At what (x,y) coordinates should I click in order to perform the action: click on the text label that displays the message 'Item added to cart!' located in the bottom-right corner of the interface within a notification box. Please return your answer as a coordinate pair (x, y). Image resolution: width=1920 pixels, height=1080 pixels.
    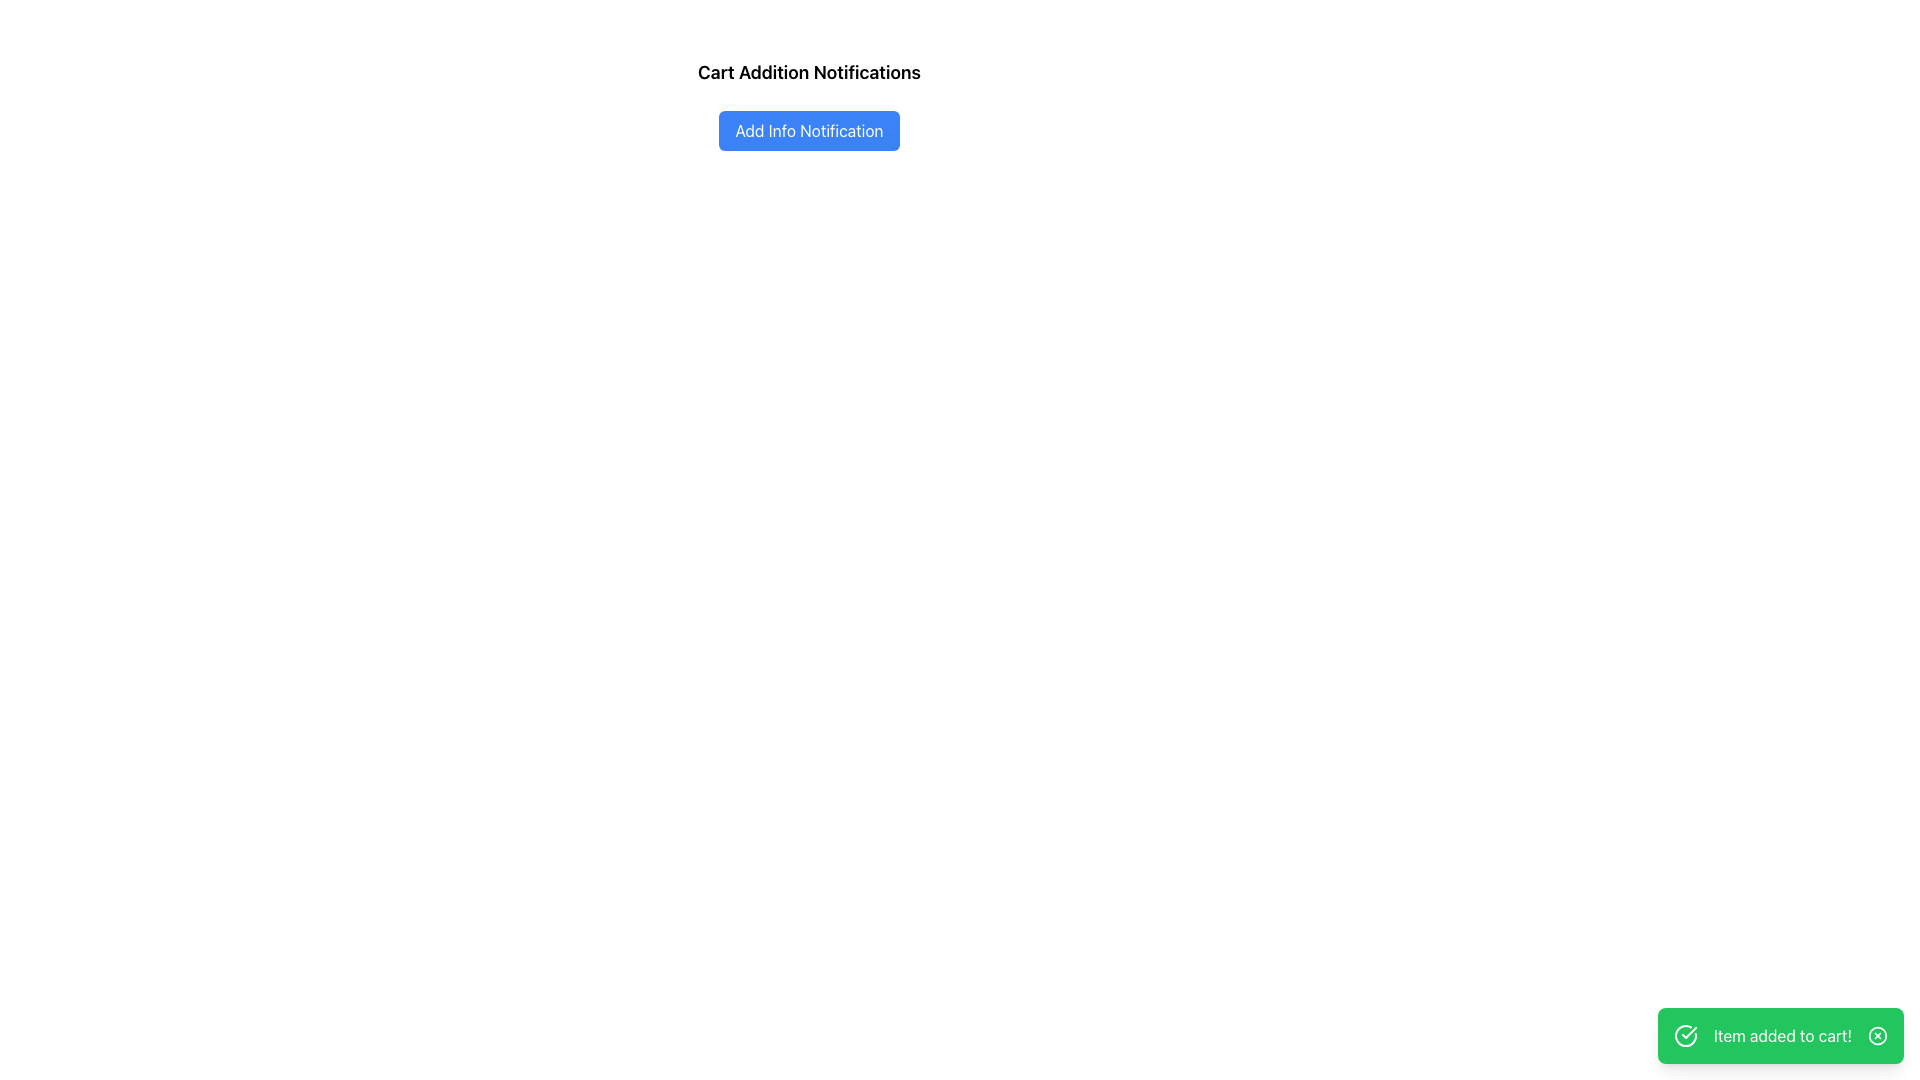
    Looking at the image, I should click on (1782, 1035).